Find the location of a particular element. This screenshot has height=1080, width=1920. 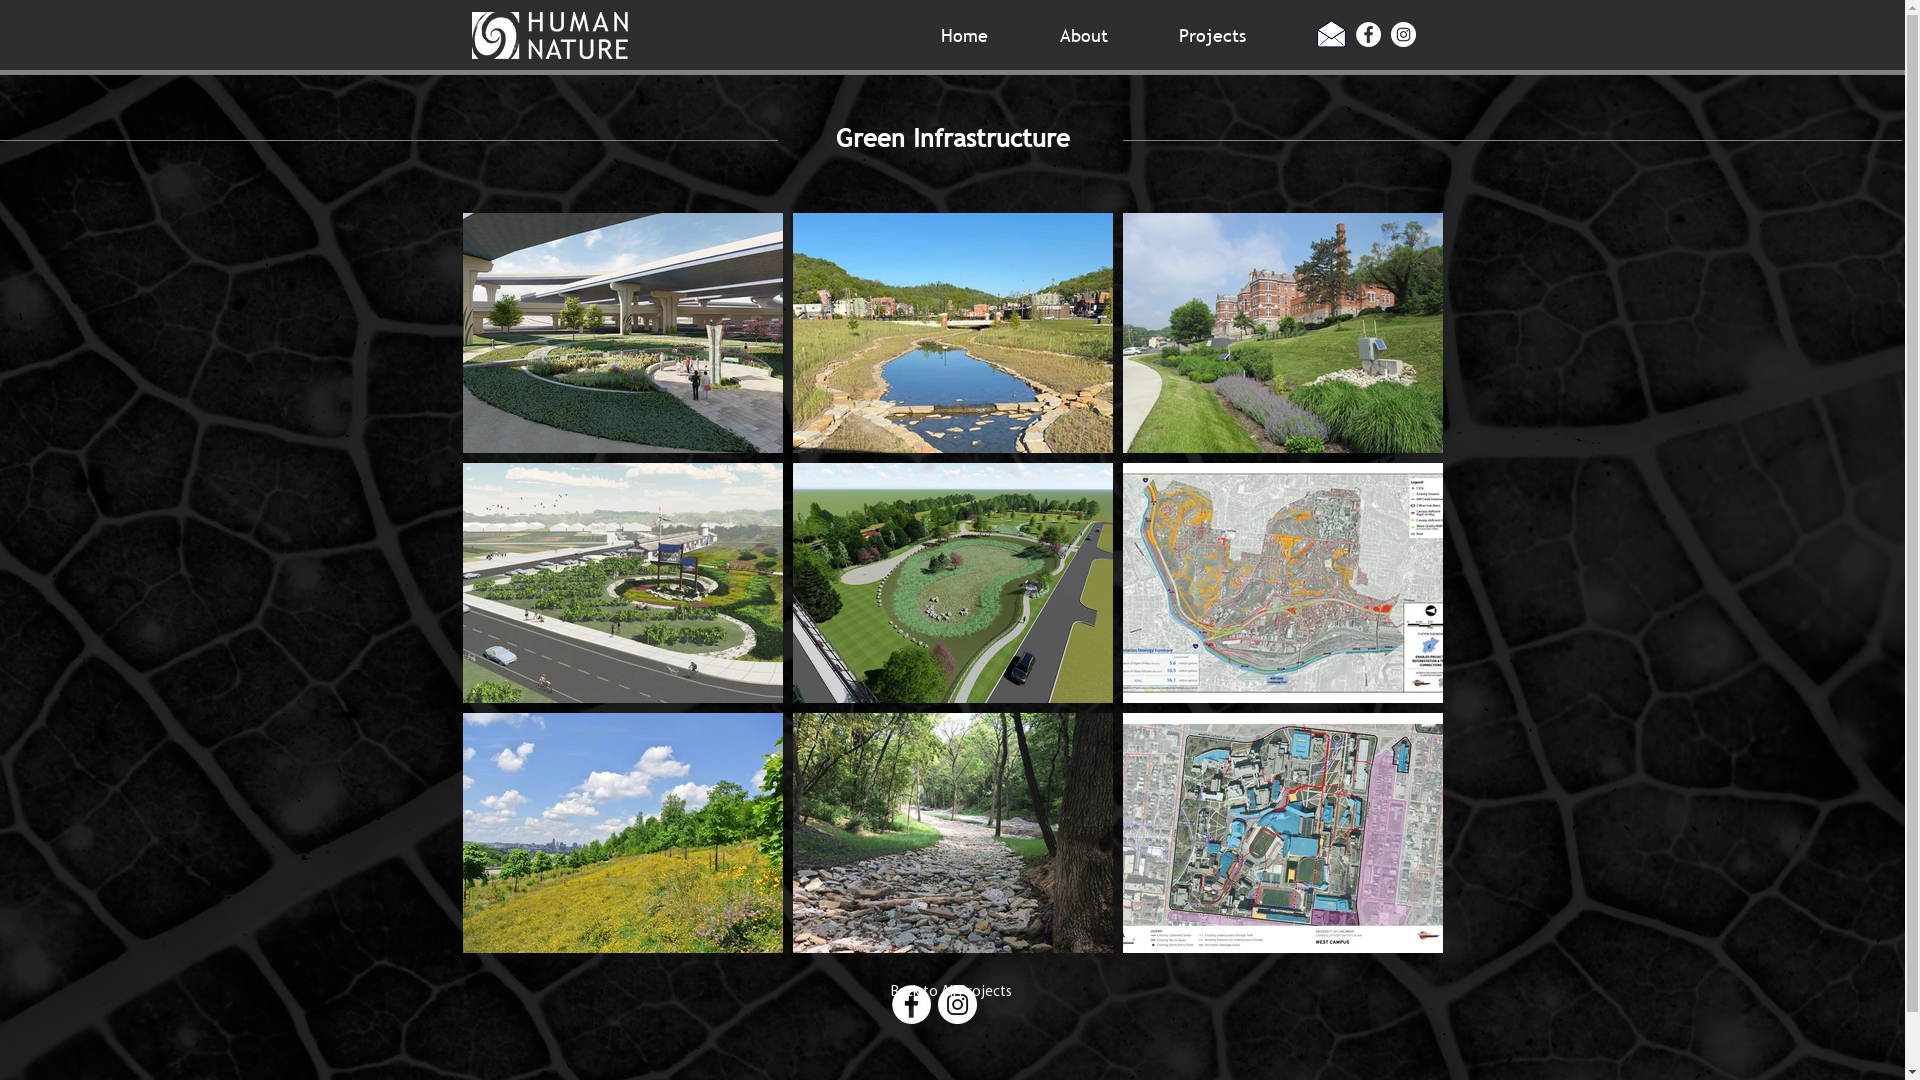

'Back to All Projects' is located at coordinates (949, 991).